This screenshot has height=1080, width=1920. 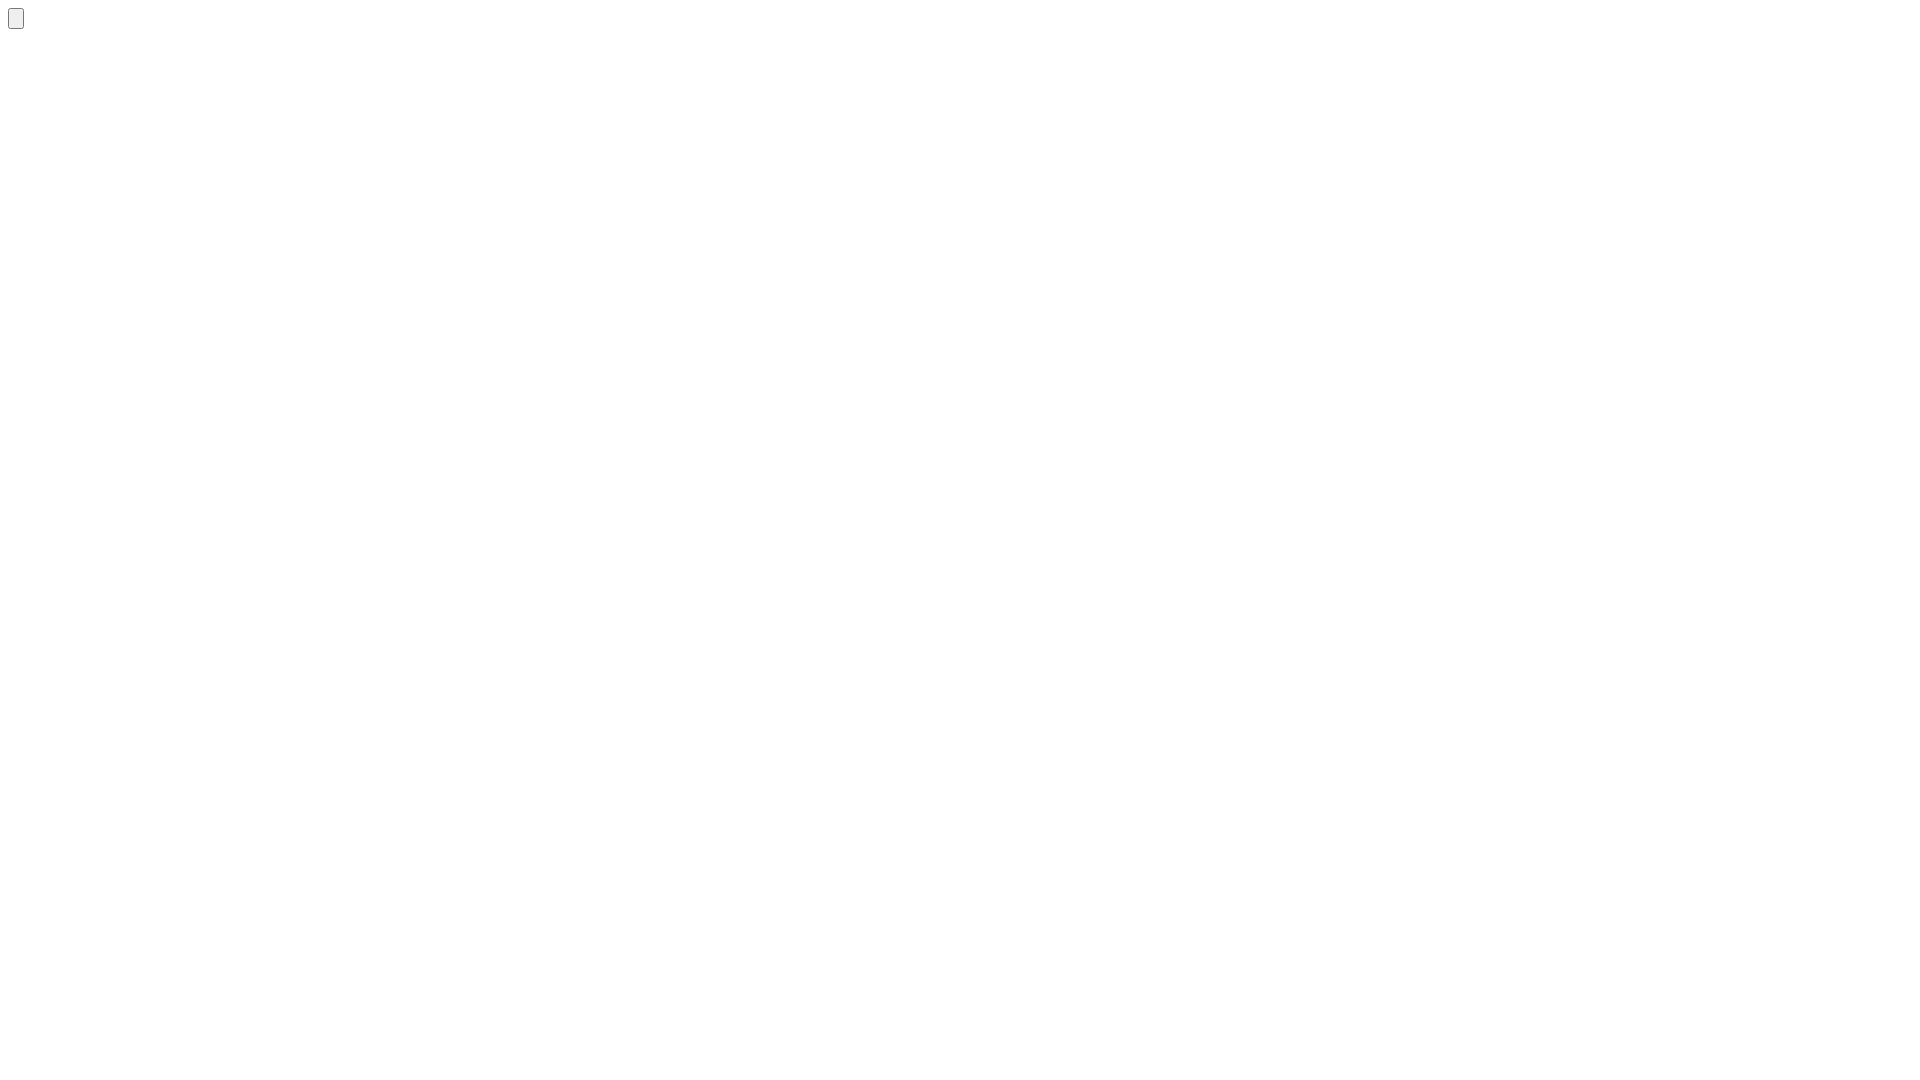 I want to click on 'Audacy Logo', so click(x=8, y=18).